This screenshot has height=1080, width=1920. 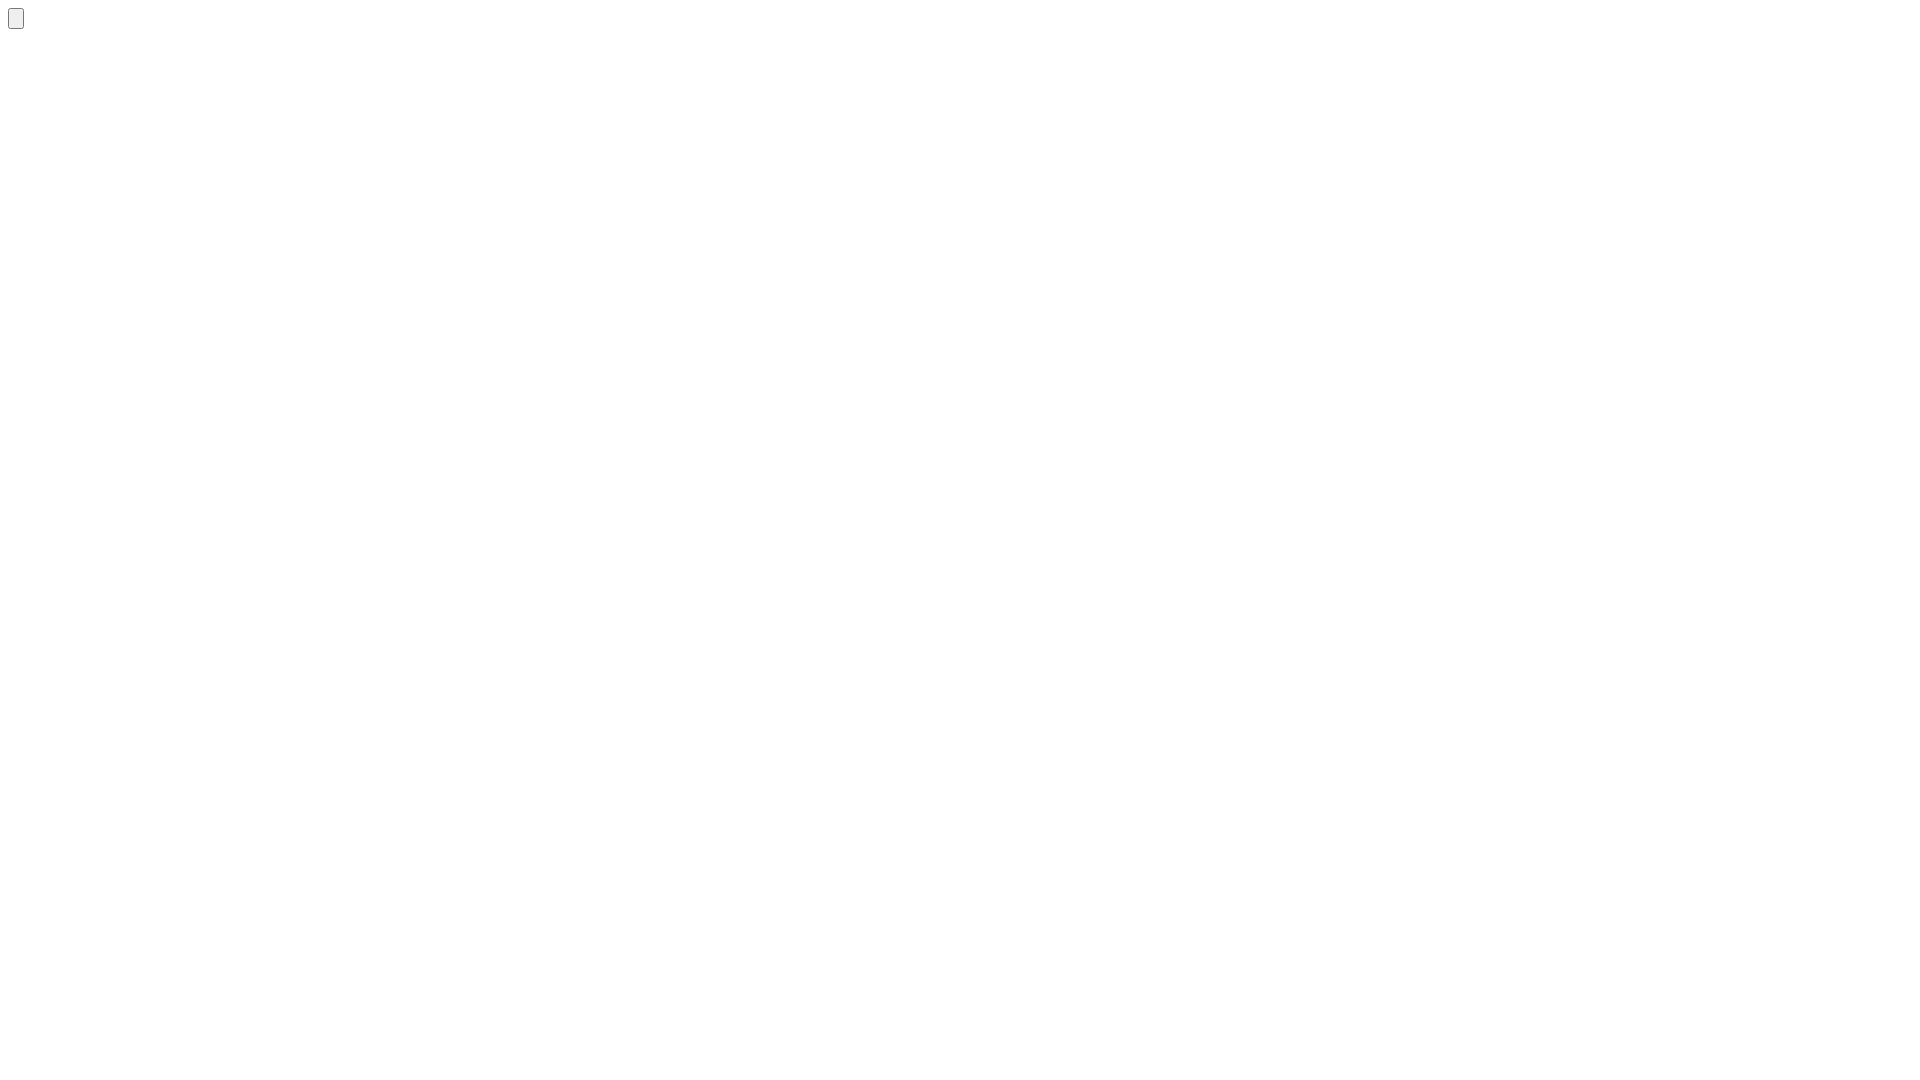 I want to click on 'Audacy Logo', so click(x=8, y=18).